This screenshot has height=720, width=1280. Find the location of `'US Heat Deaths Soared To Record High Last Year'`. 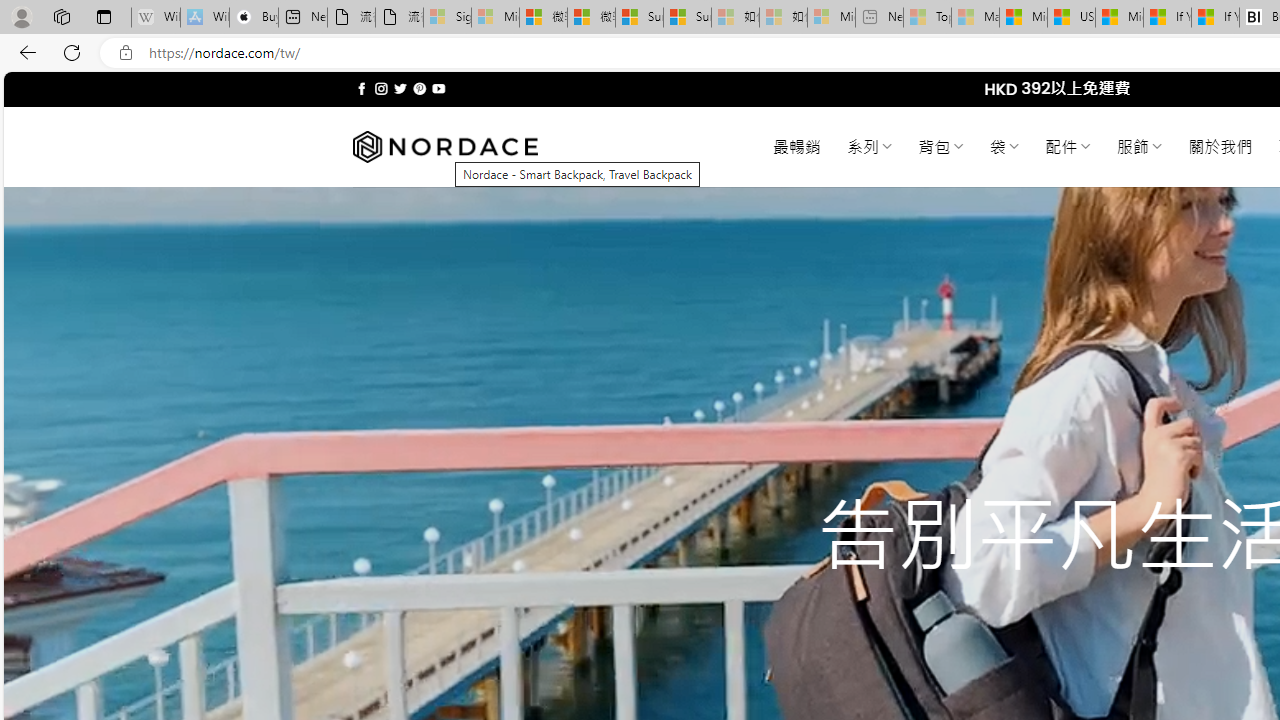

'US Heat Deaths Soared To Record High Last Year' is located at coordinates (1070, 17).